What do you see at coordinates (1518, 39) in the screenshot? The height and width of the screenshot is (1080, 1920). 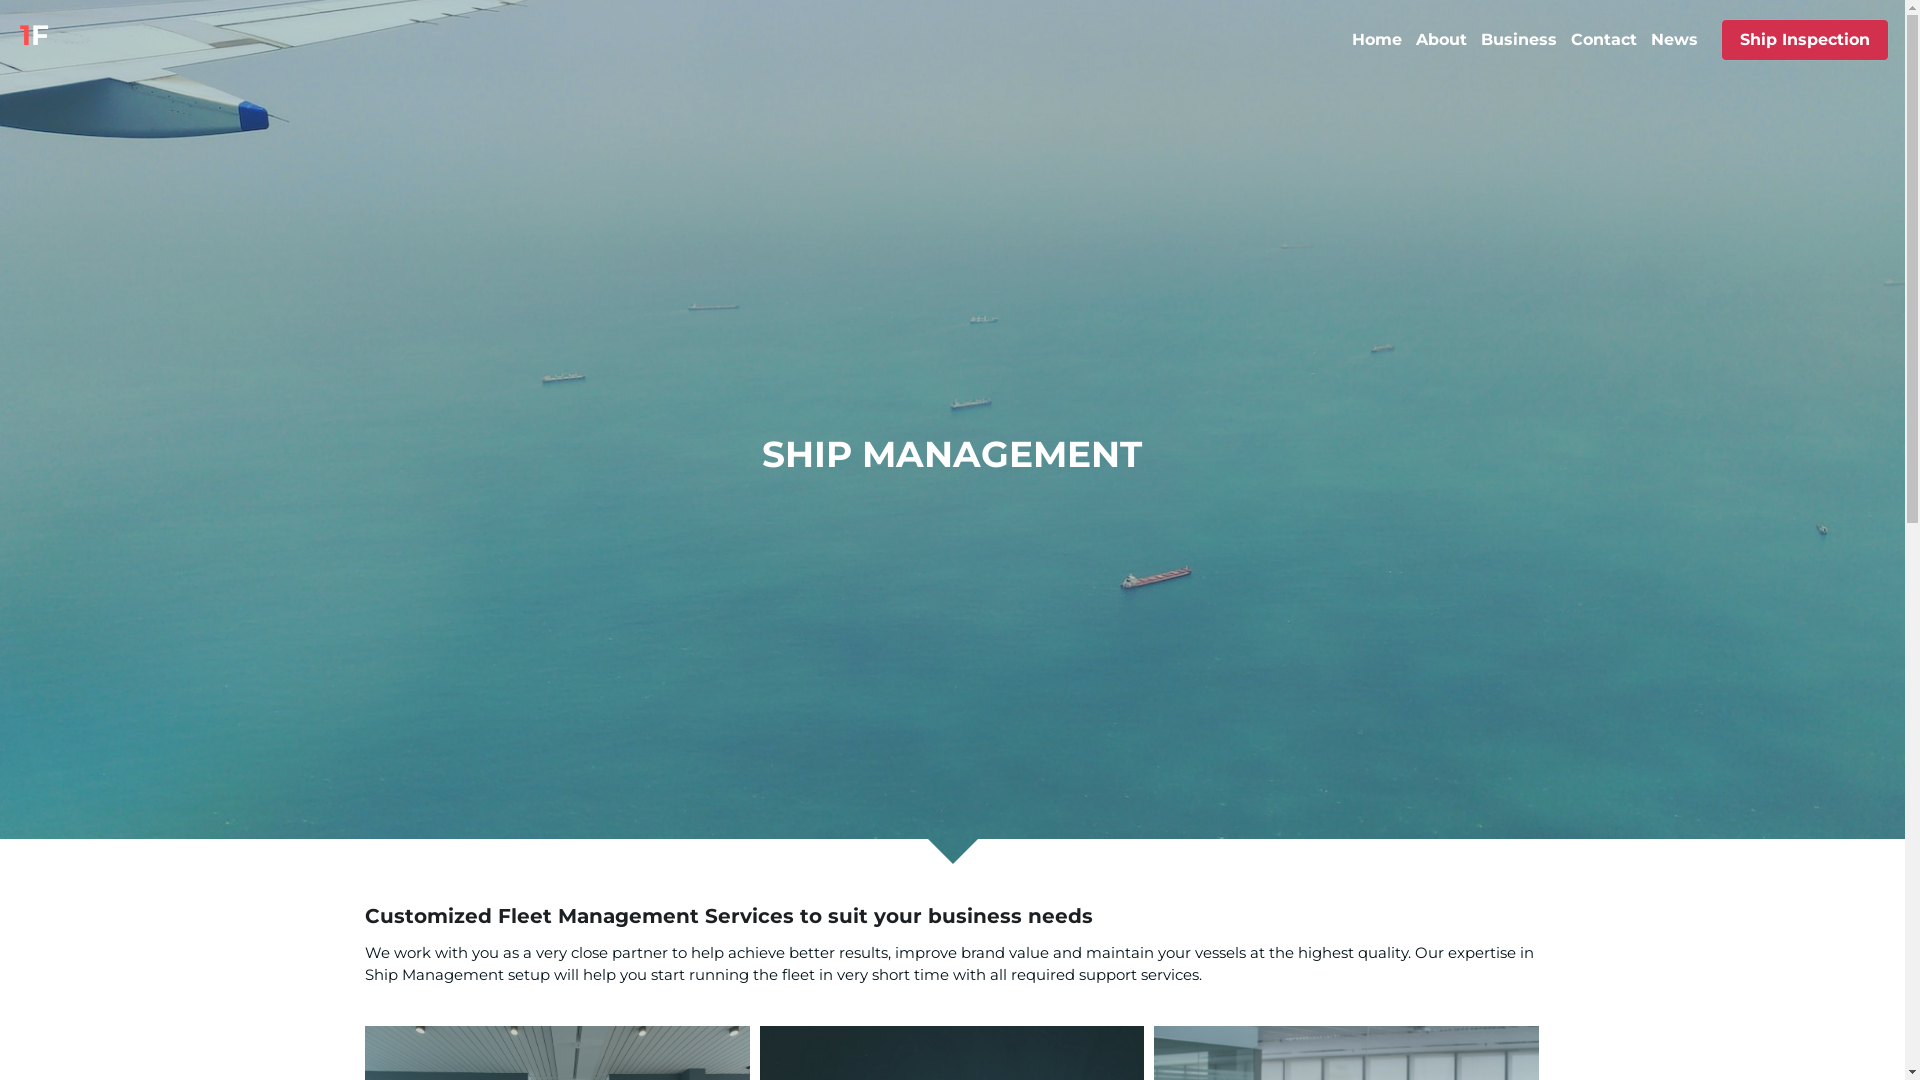 I see `'Business'` at bounding box center [1518, 39].